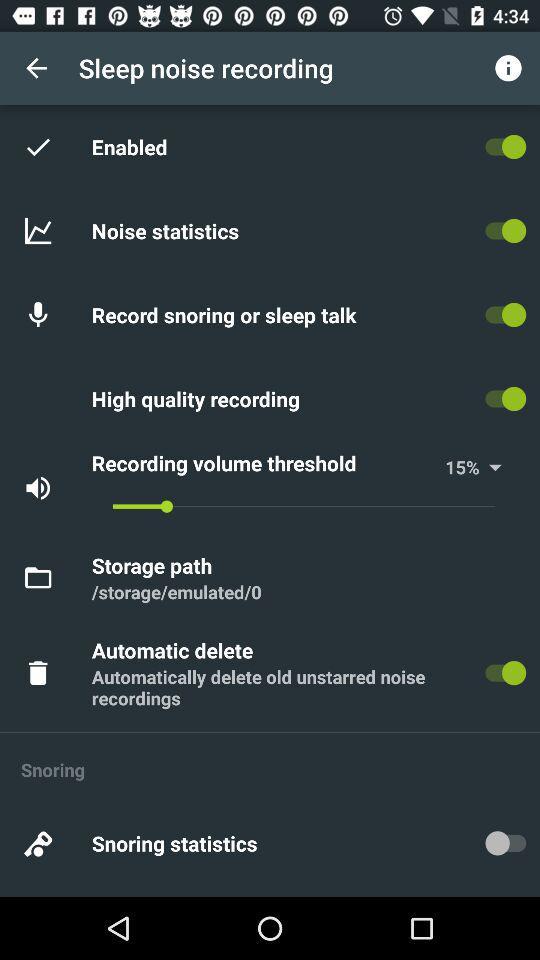  Describe the element at coordinates (226, 314) in the screenshot. I see `item below noise statistics` at that location.